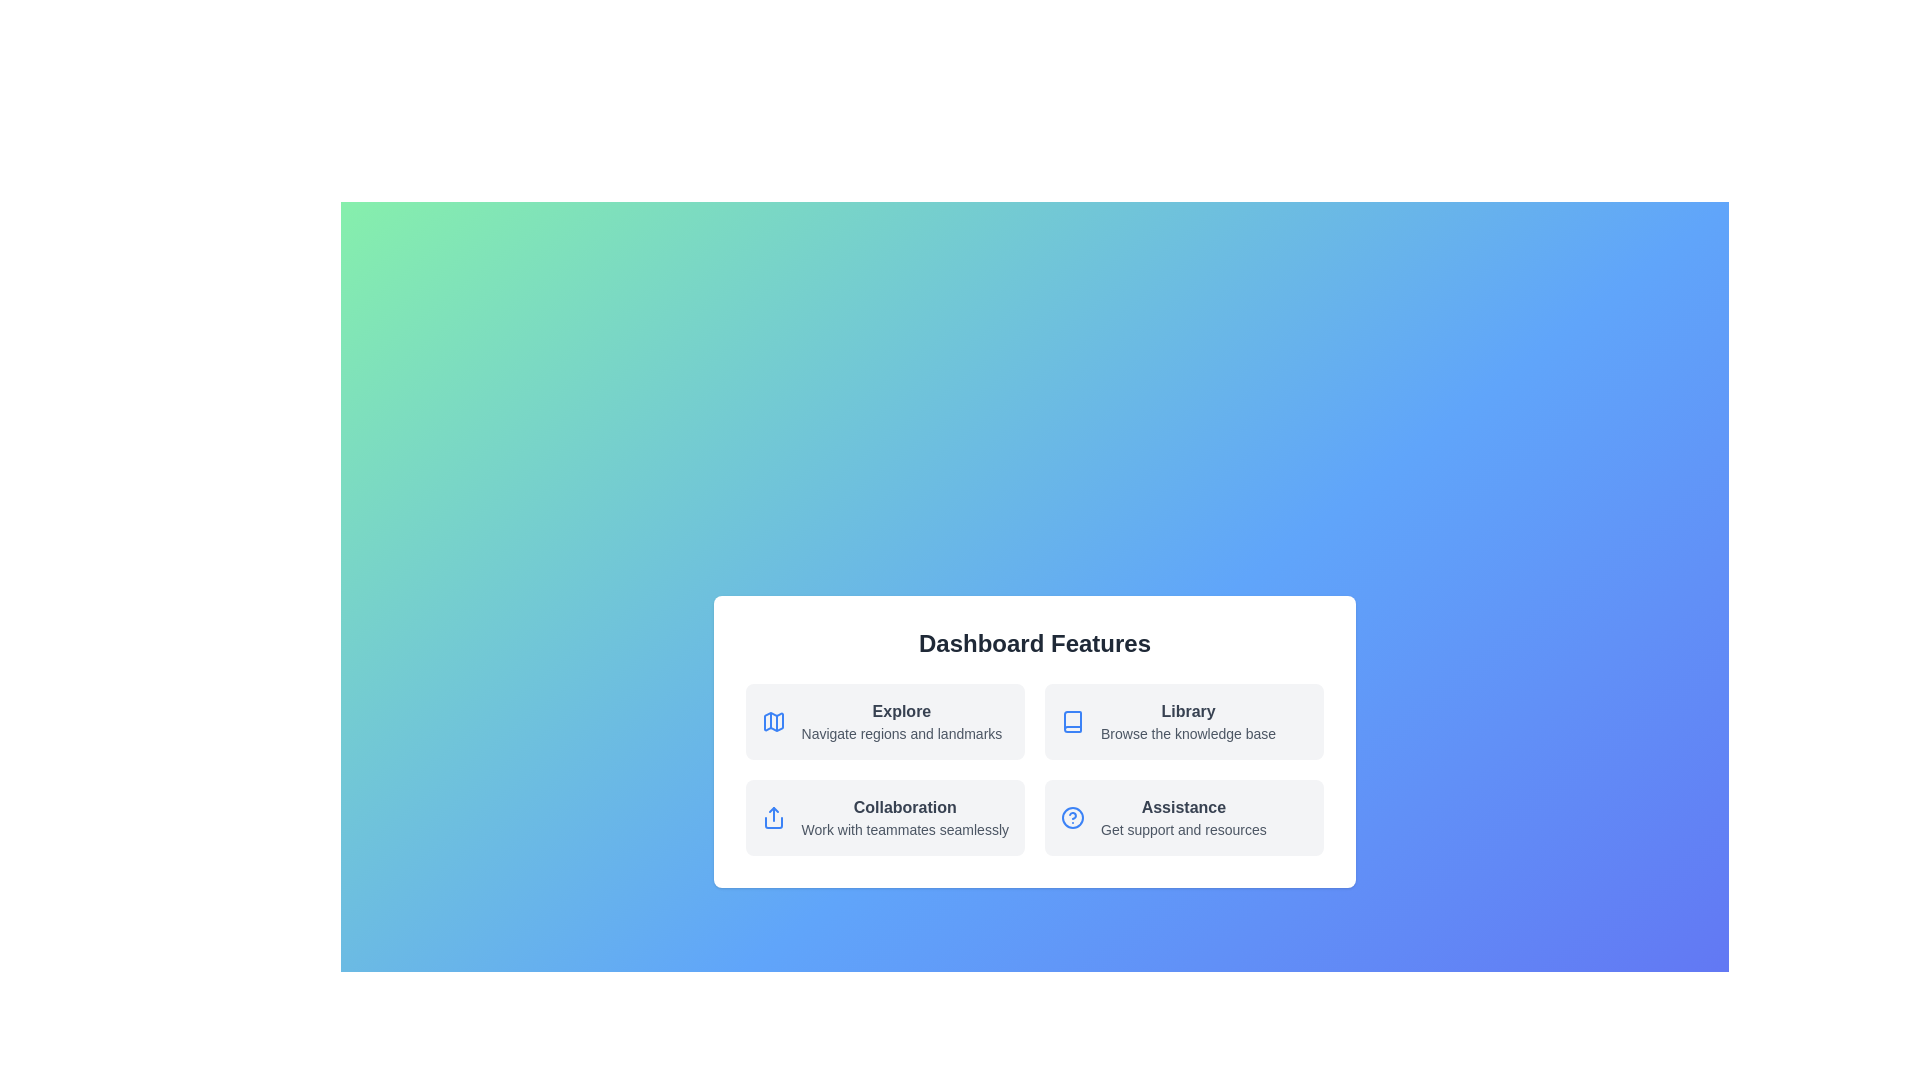  I want to click on the icon for the Library feature, so click(1072, 721).